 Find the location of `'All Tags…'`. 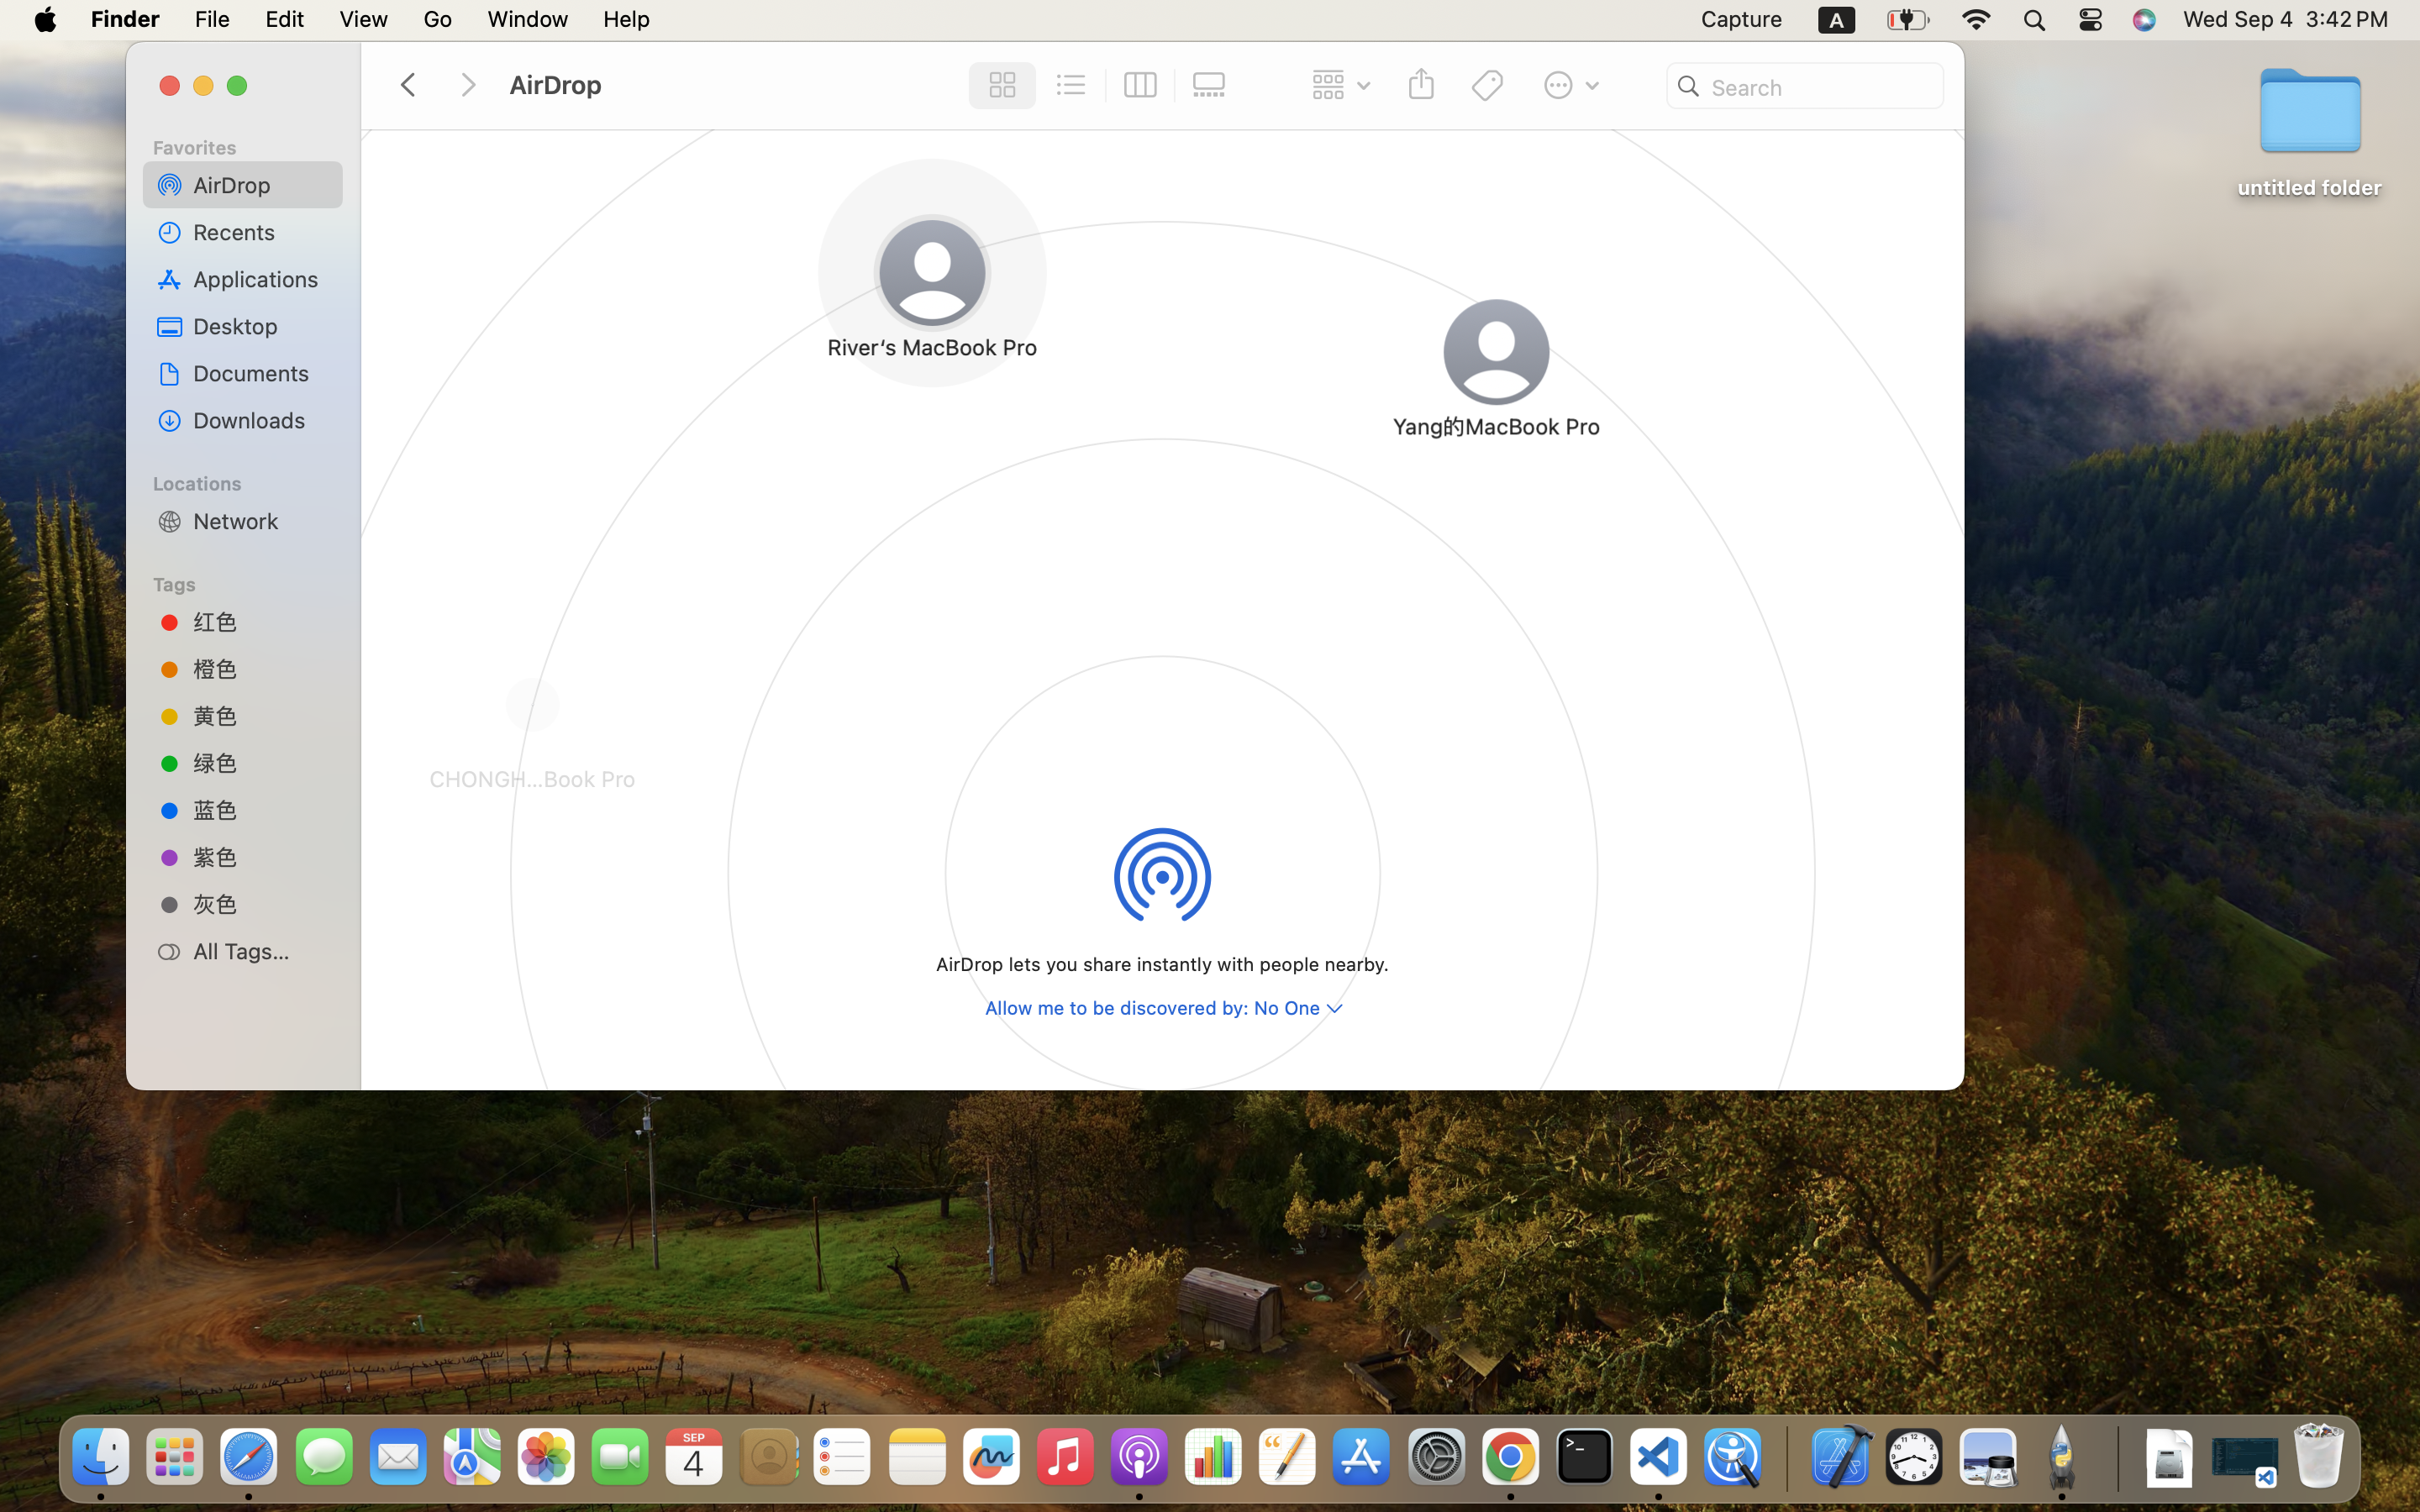

'All Tags…' is located at coordinates (260, 949).